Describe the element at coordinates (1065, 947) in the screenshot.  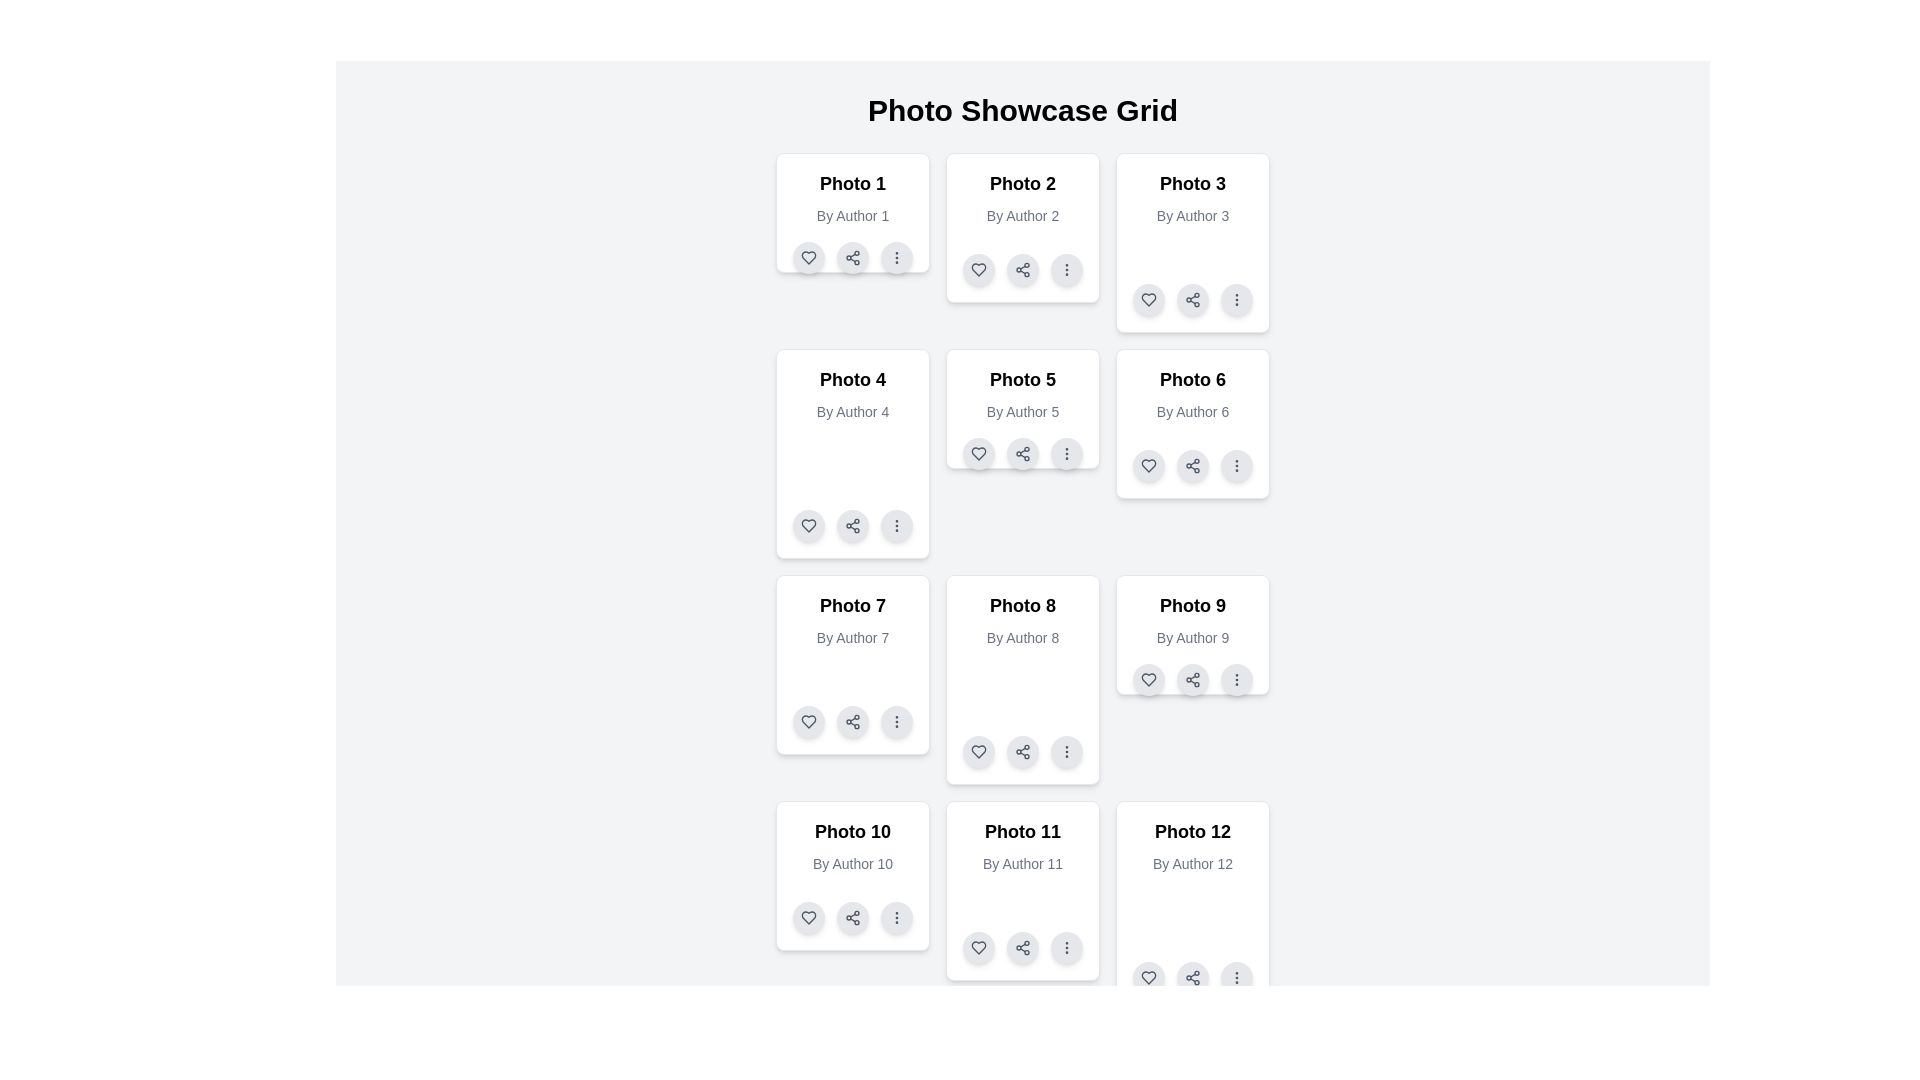
I see `the vertical ellipsis icon located at the bottom-right corner of the 'Photo 11 By Author 11' card` at that location.